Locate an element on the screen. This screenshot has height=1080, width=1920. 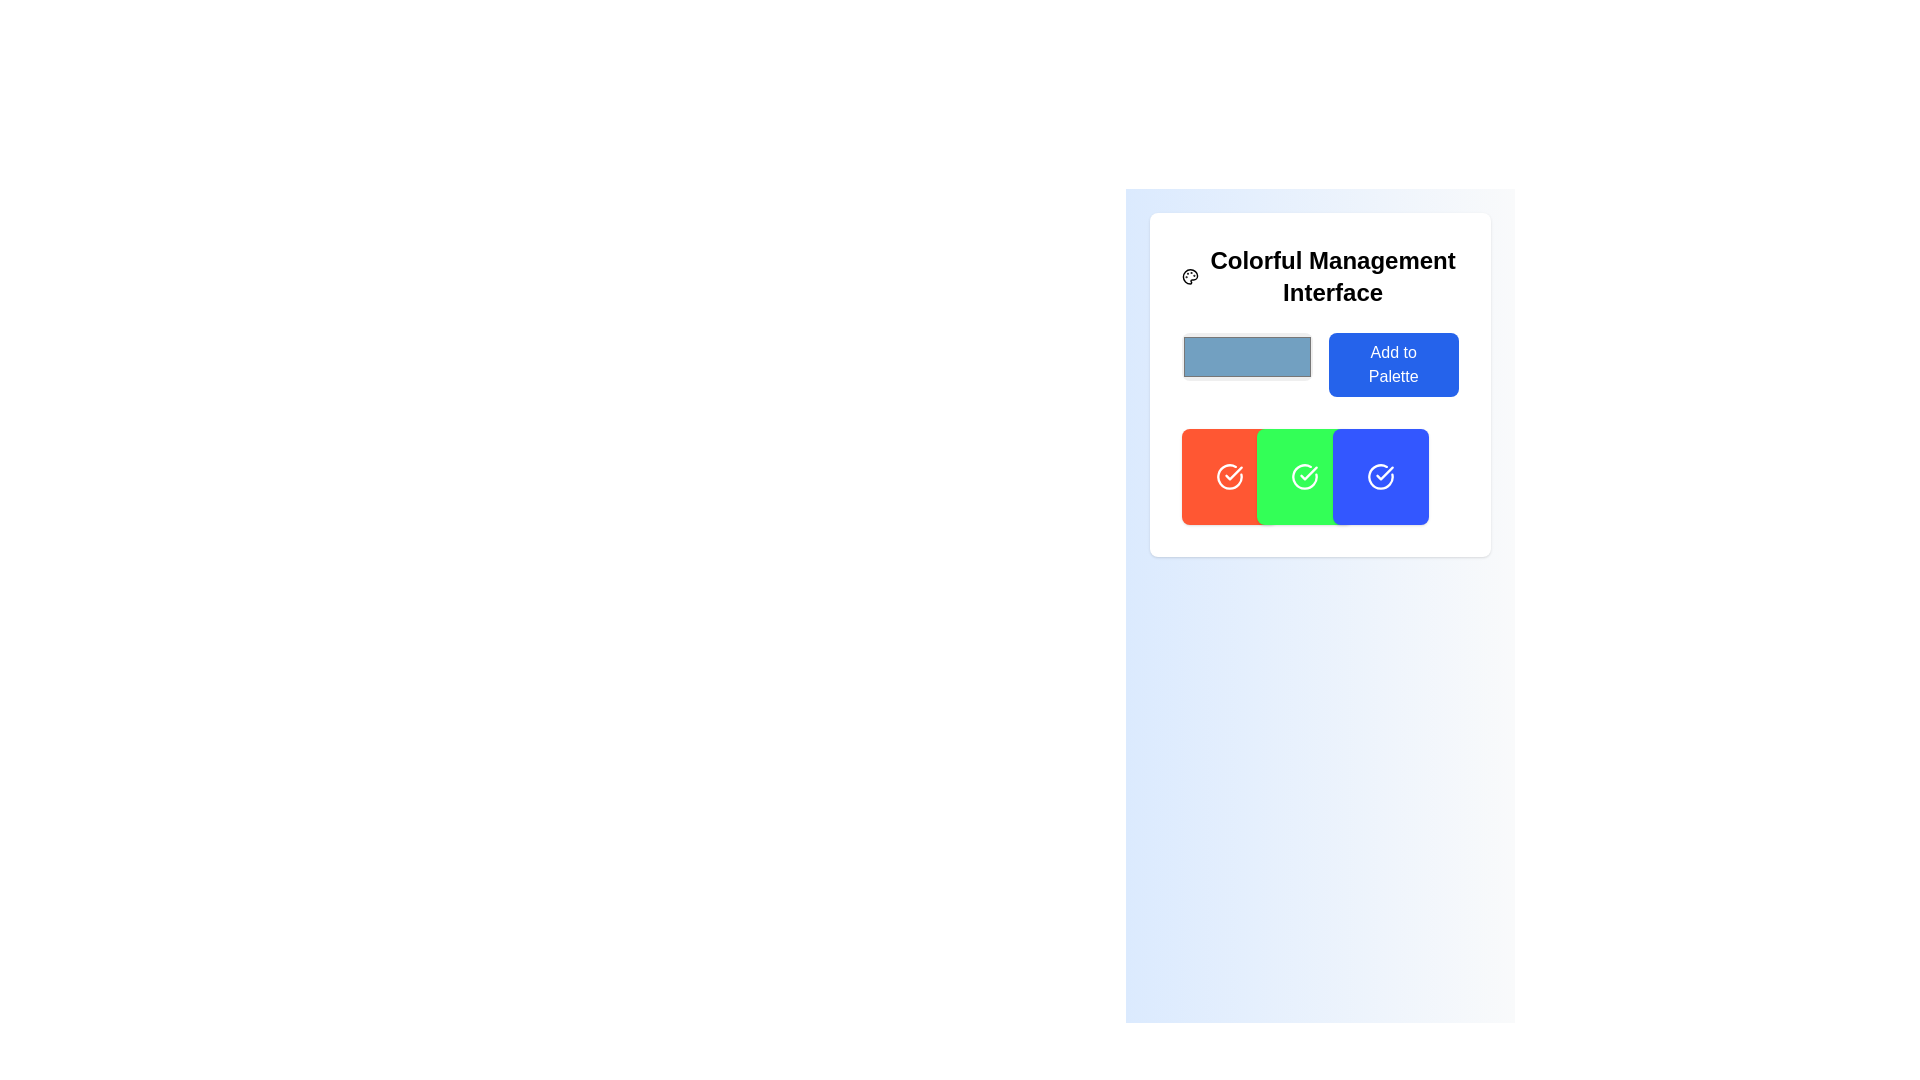
the circular SVG icon with a checkmark symbol, which is located within a green square button in the middle of a row of buttons at the bottom section of the interface is located at coordinates (1305, 477).